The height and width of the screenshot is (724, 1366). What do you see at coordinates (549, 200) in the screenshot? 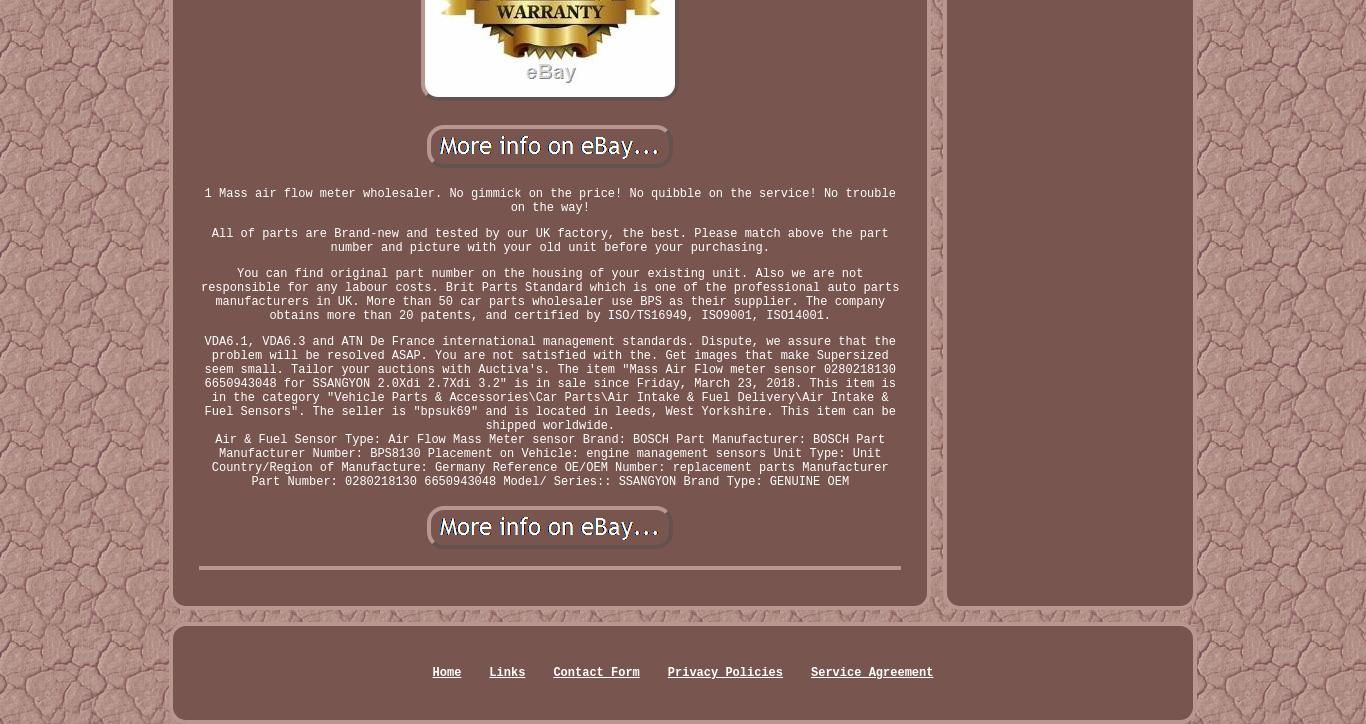
I see `'1 Mass air flow meter wholesaler. No gimmick on the price! No quibble on the service! No trouble on the way!'` at bounding box center [549, 200].